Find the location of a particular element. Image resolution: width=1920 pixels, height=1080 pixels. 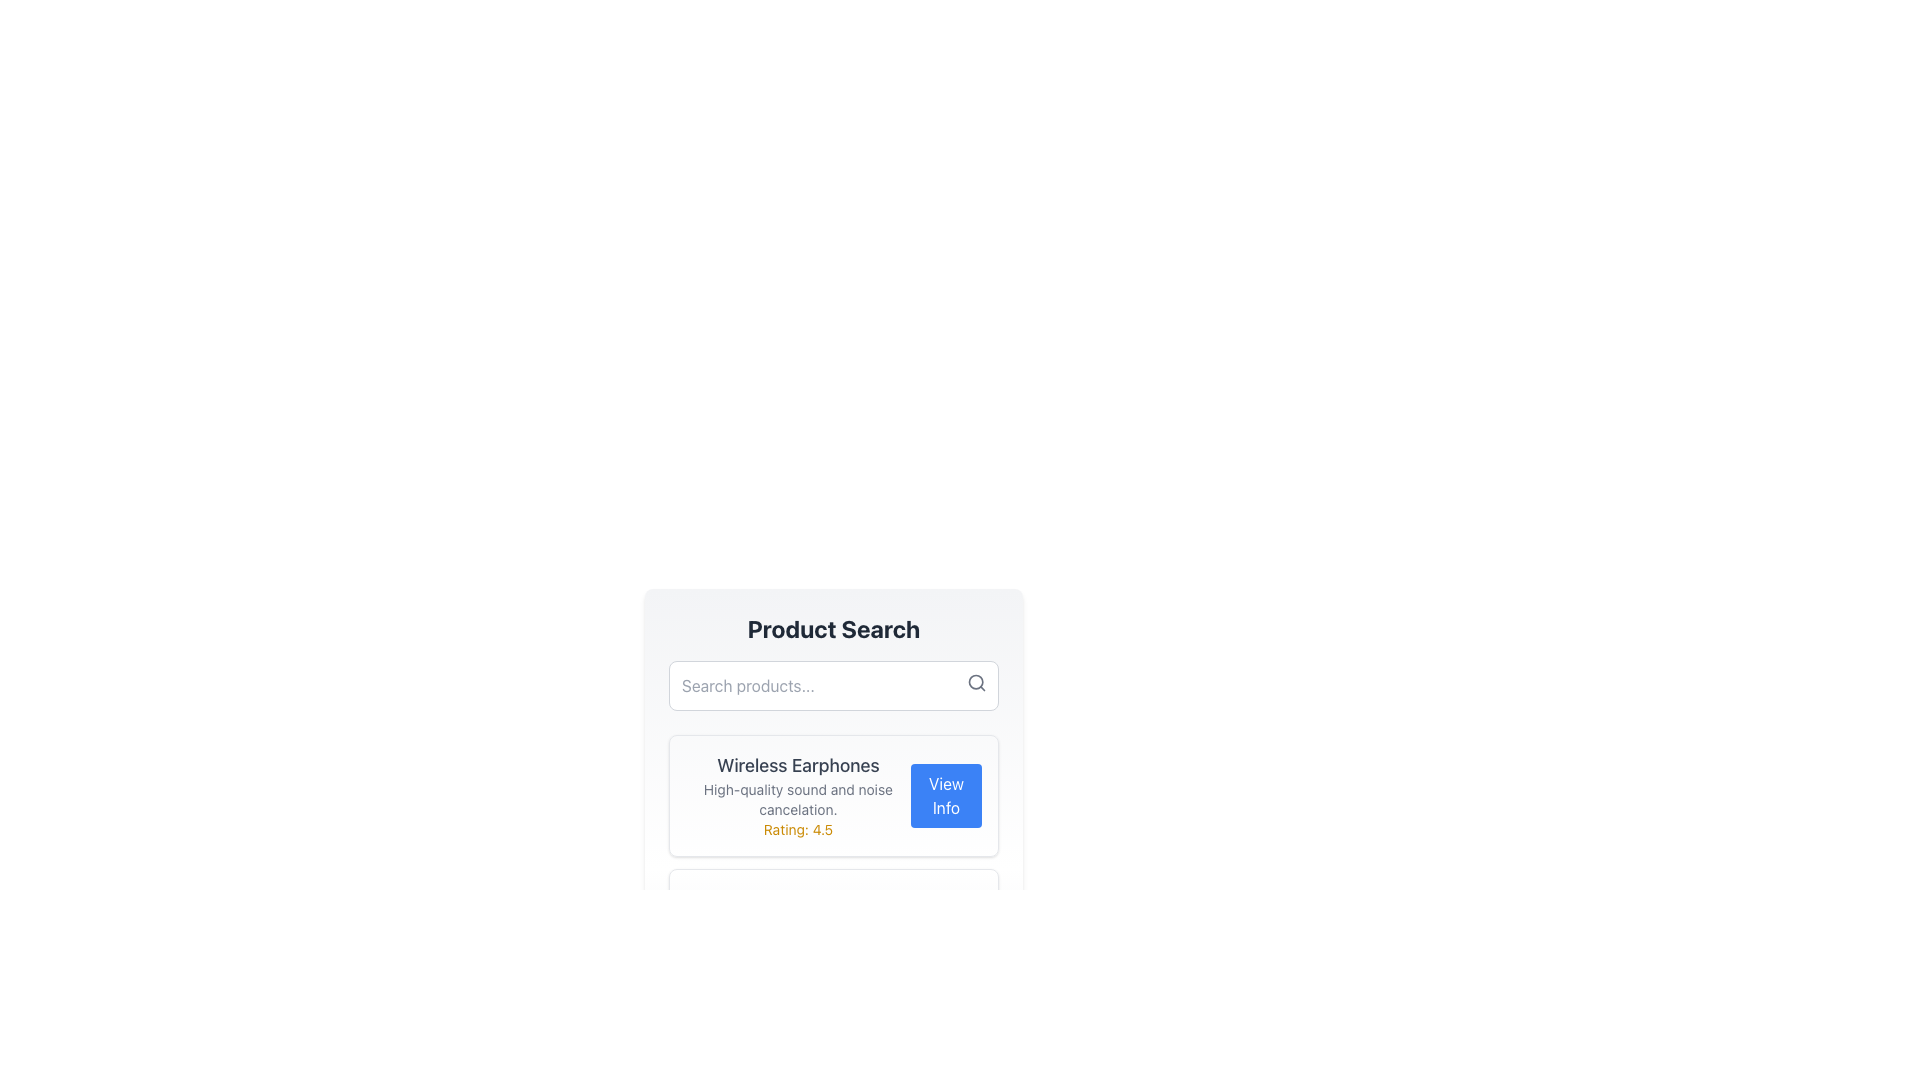

the rectangular button with a blue background and 'View Info' text in white is located at coordinates (945, 794).